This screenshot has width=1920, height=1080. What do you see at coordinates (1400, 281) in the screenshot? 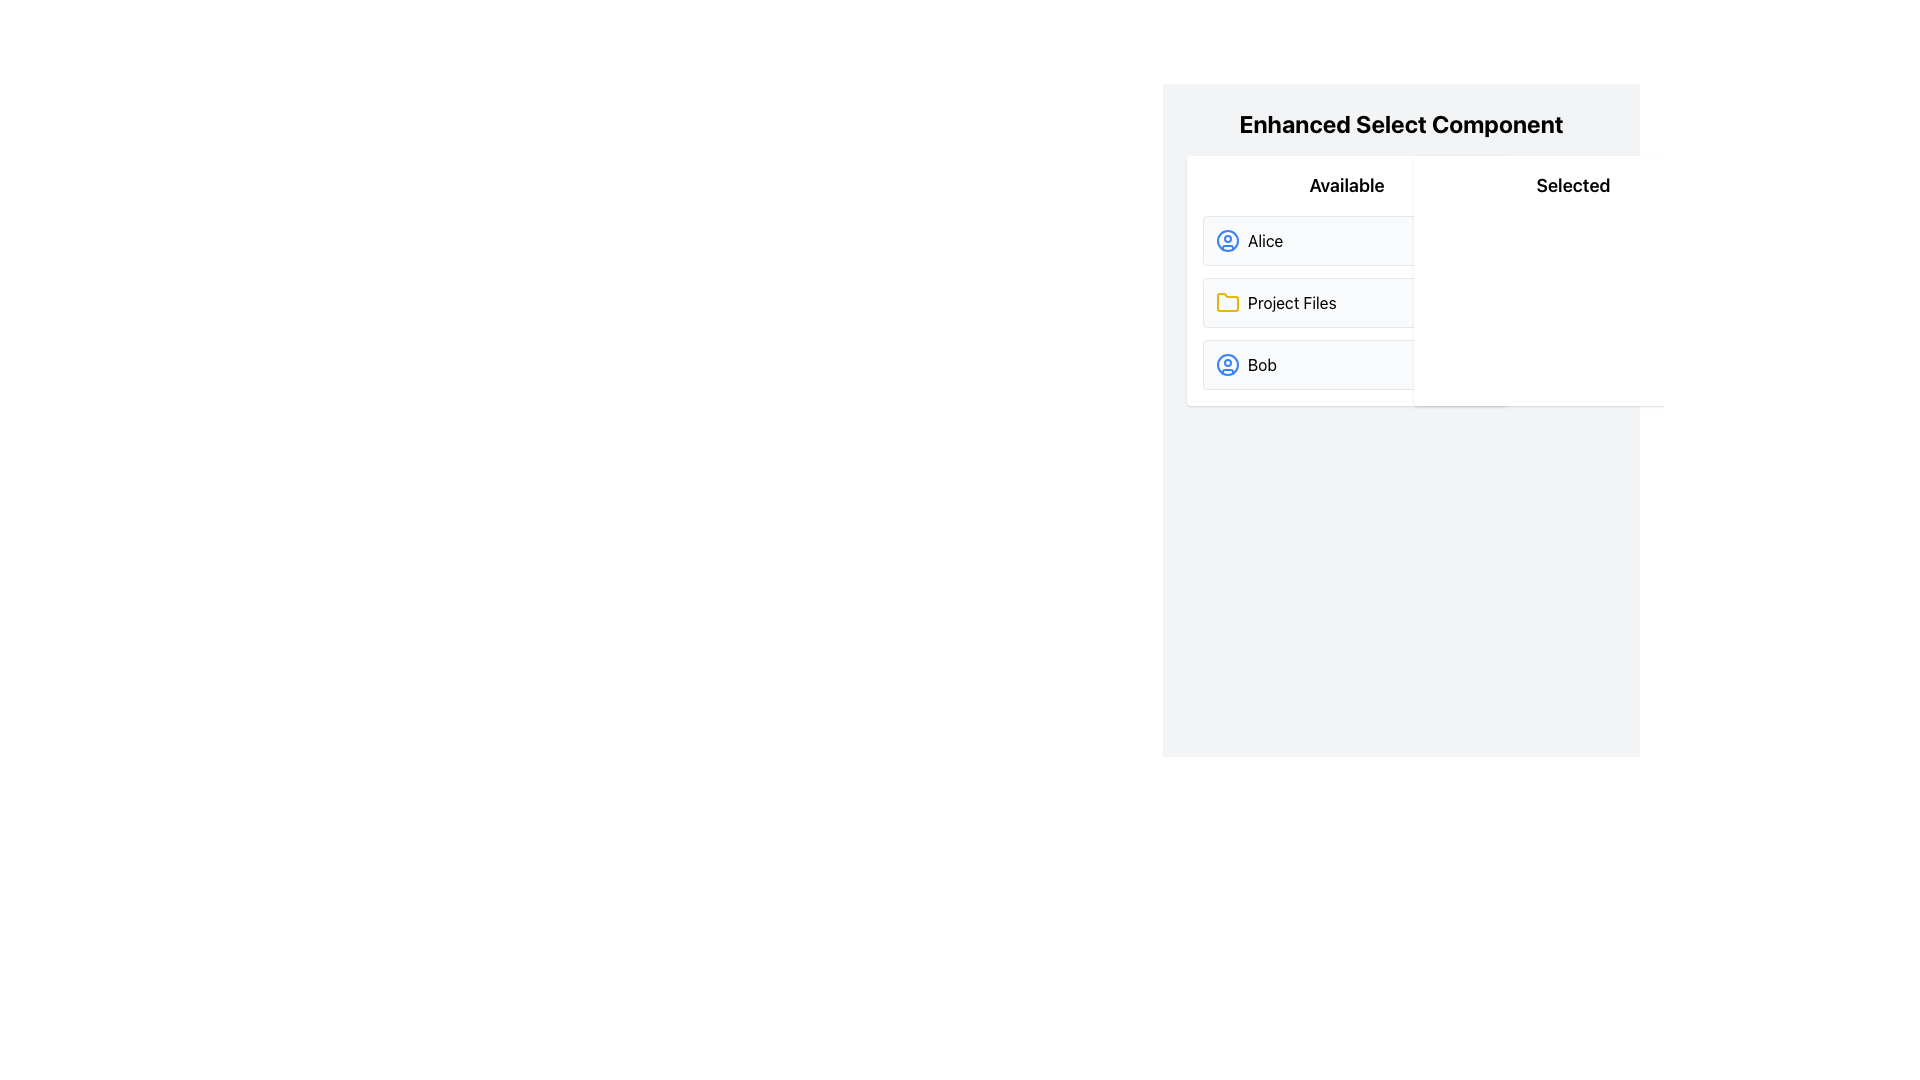
I see `the grid-based dual-list selection component to perform selection operations by clicking on the 'Available' column options` at bounding box center [1400, 281].